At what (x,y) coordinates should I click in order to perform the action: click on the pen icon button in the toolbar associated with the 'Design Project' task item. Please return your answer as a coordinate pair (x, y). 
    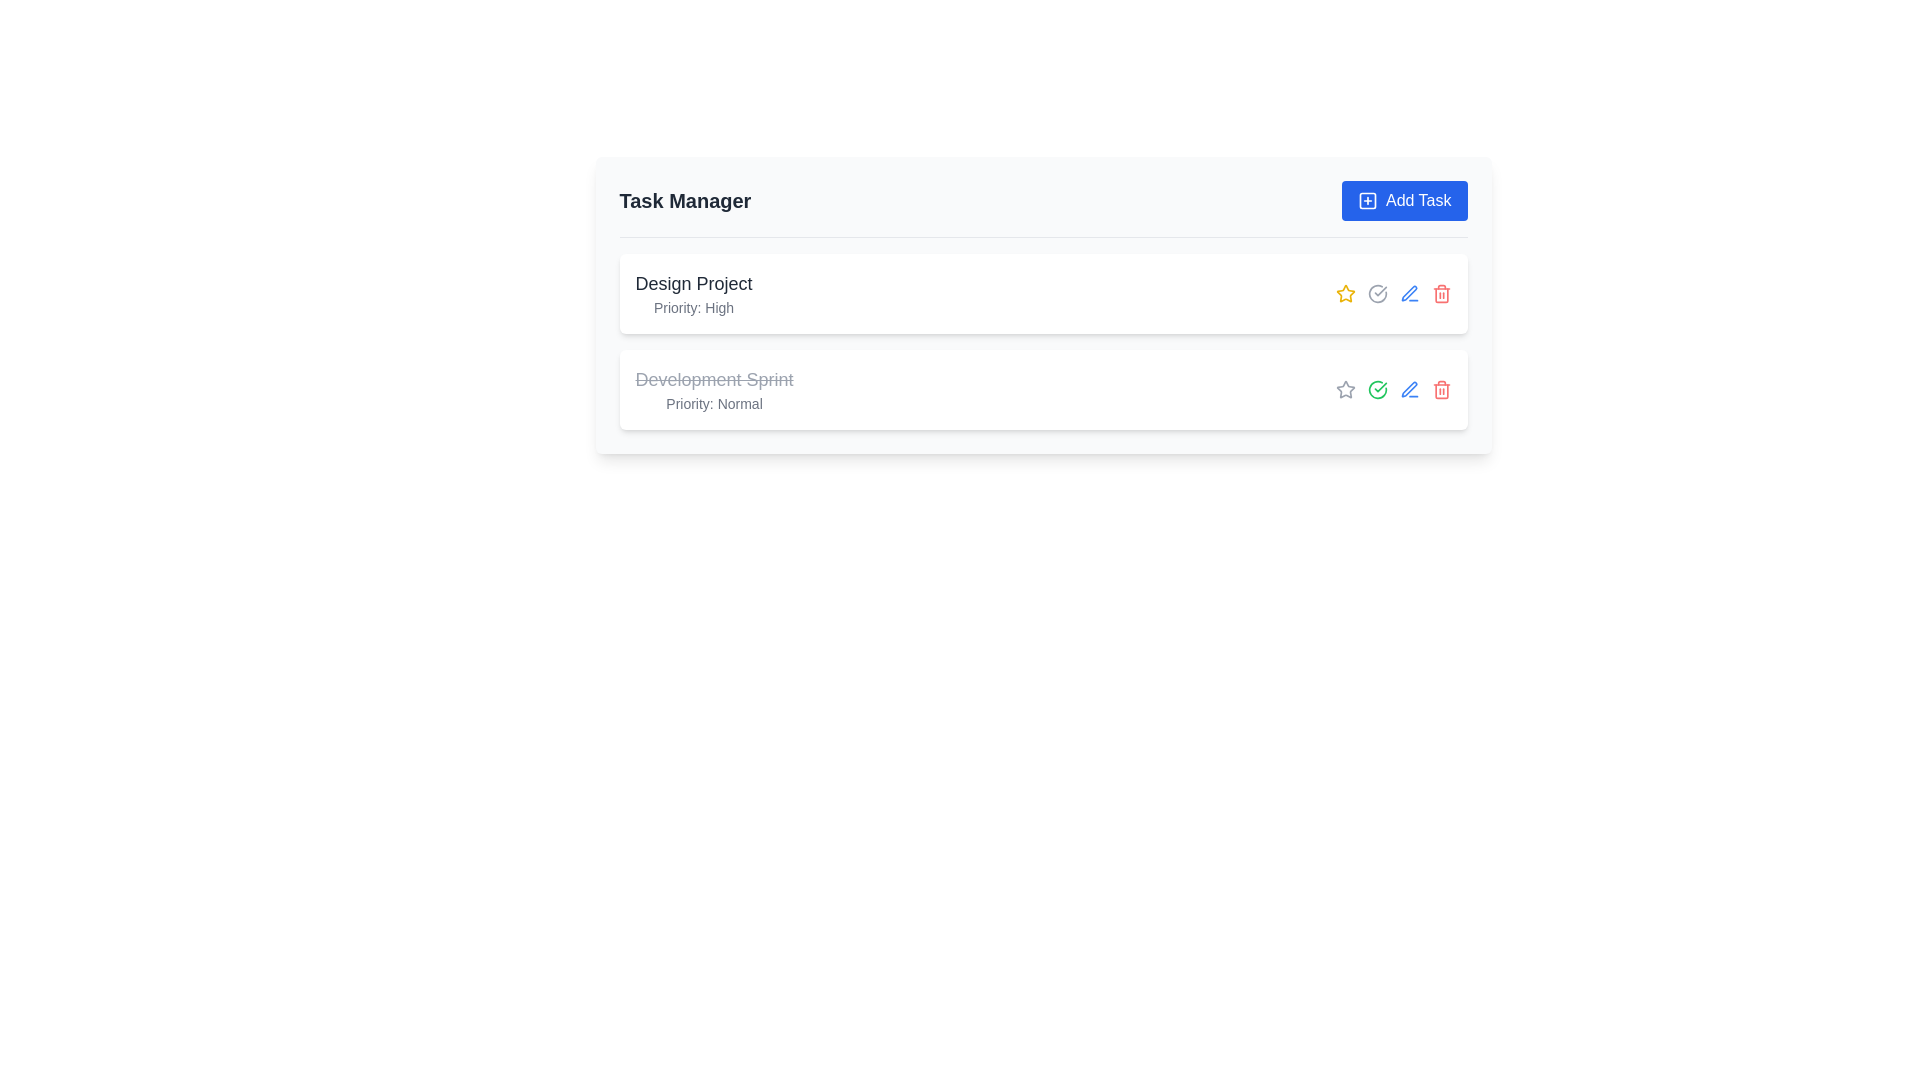
    Looking at the image, I should click on (1408, 293).